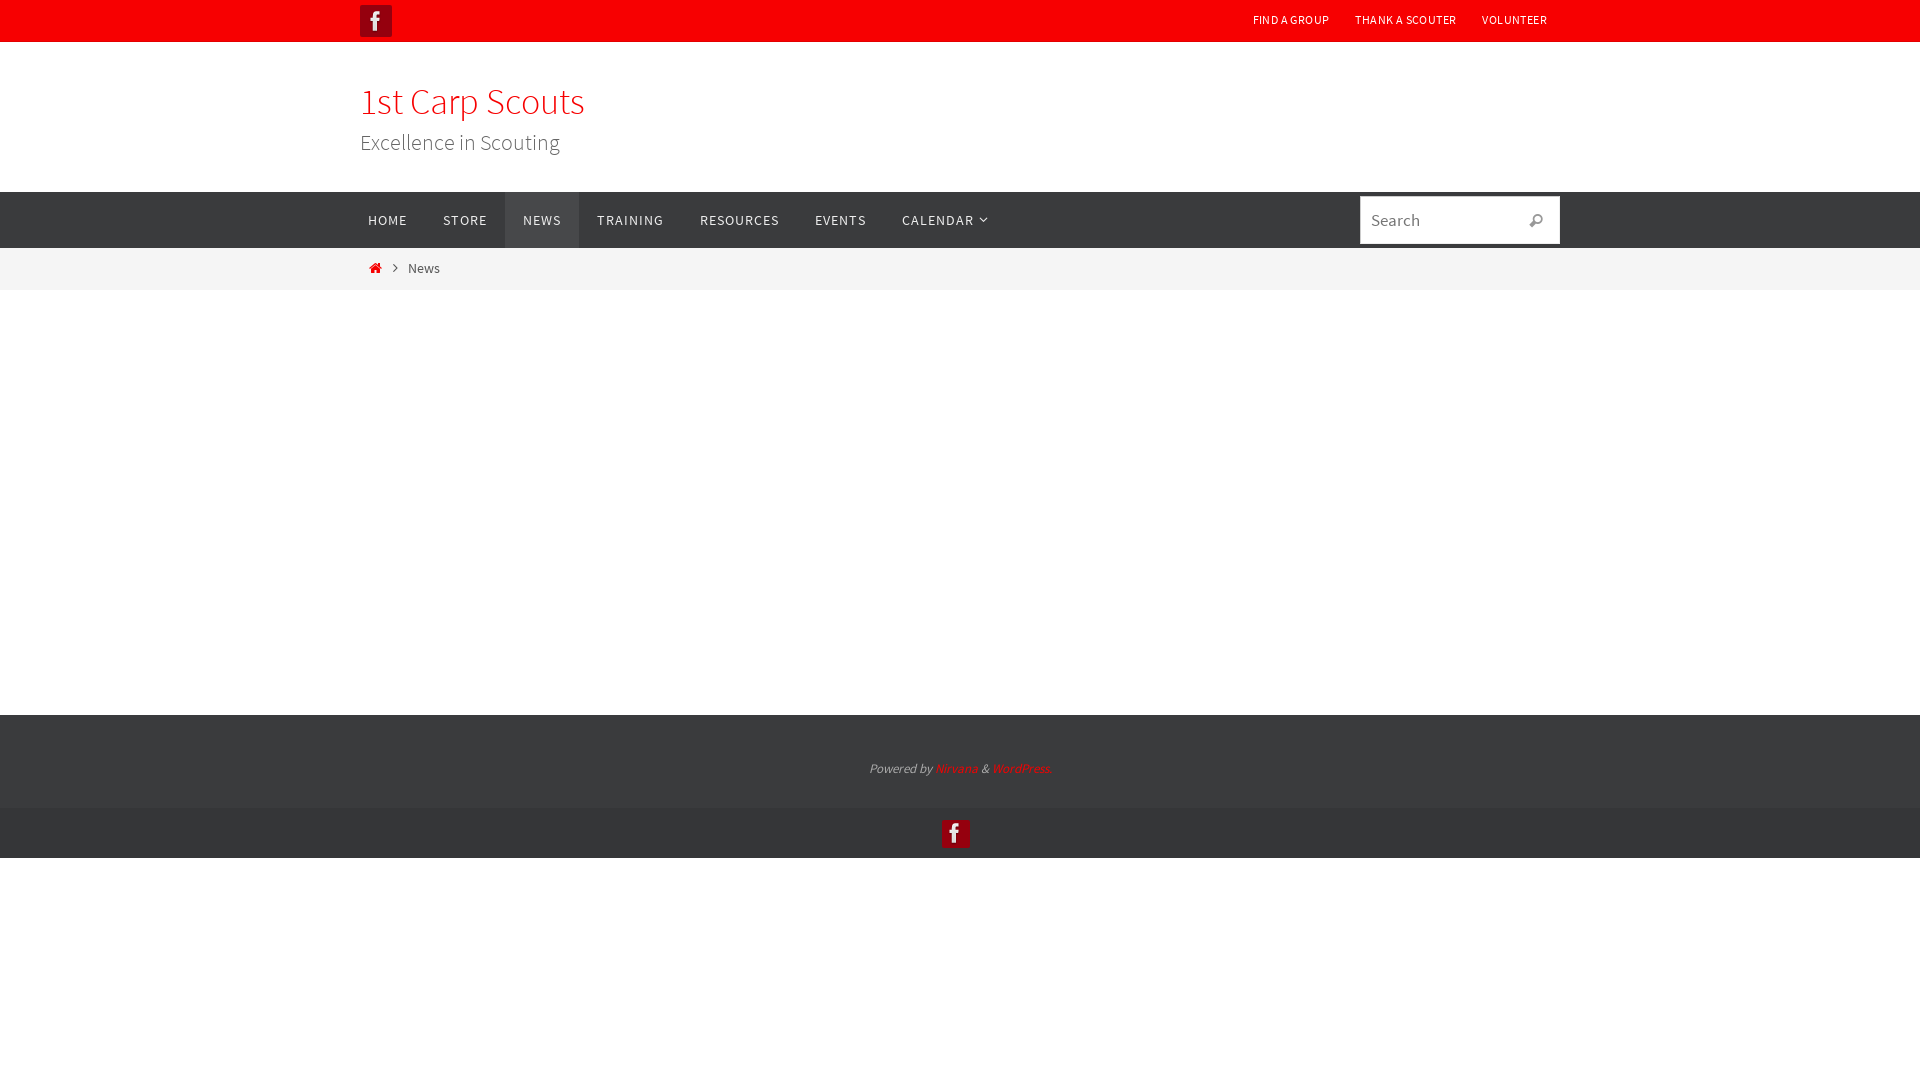 Image resolution: width=1920 pixels, height=1080 pixels. What do you see at coordinates (471, 101) in the screenshot?
I see `'1st Carp Scouts'` at bounding box center [471, 101].